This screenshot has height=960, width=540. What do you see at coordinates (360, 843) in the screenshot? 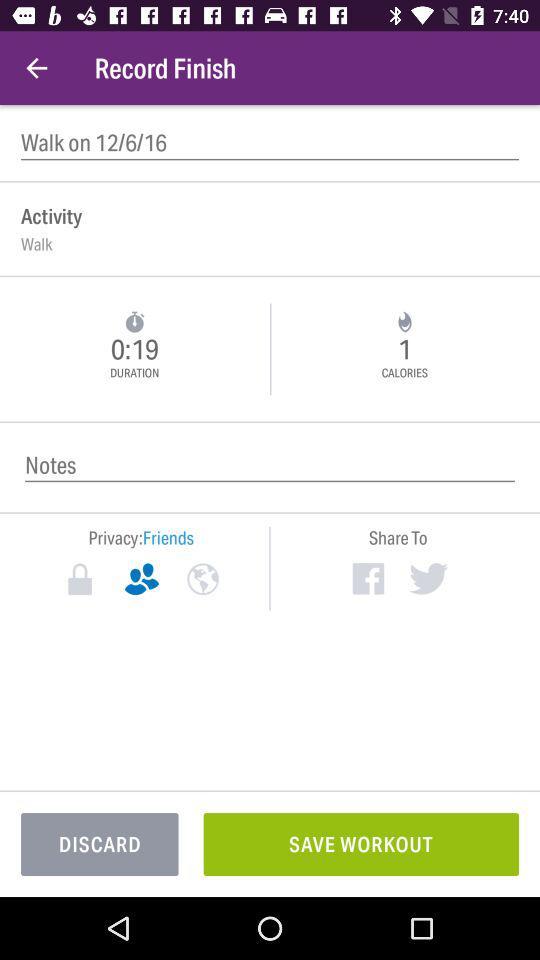
I see `the item next to the discard` at bounding box center [360, 843].